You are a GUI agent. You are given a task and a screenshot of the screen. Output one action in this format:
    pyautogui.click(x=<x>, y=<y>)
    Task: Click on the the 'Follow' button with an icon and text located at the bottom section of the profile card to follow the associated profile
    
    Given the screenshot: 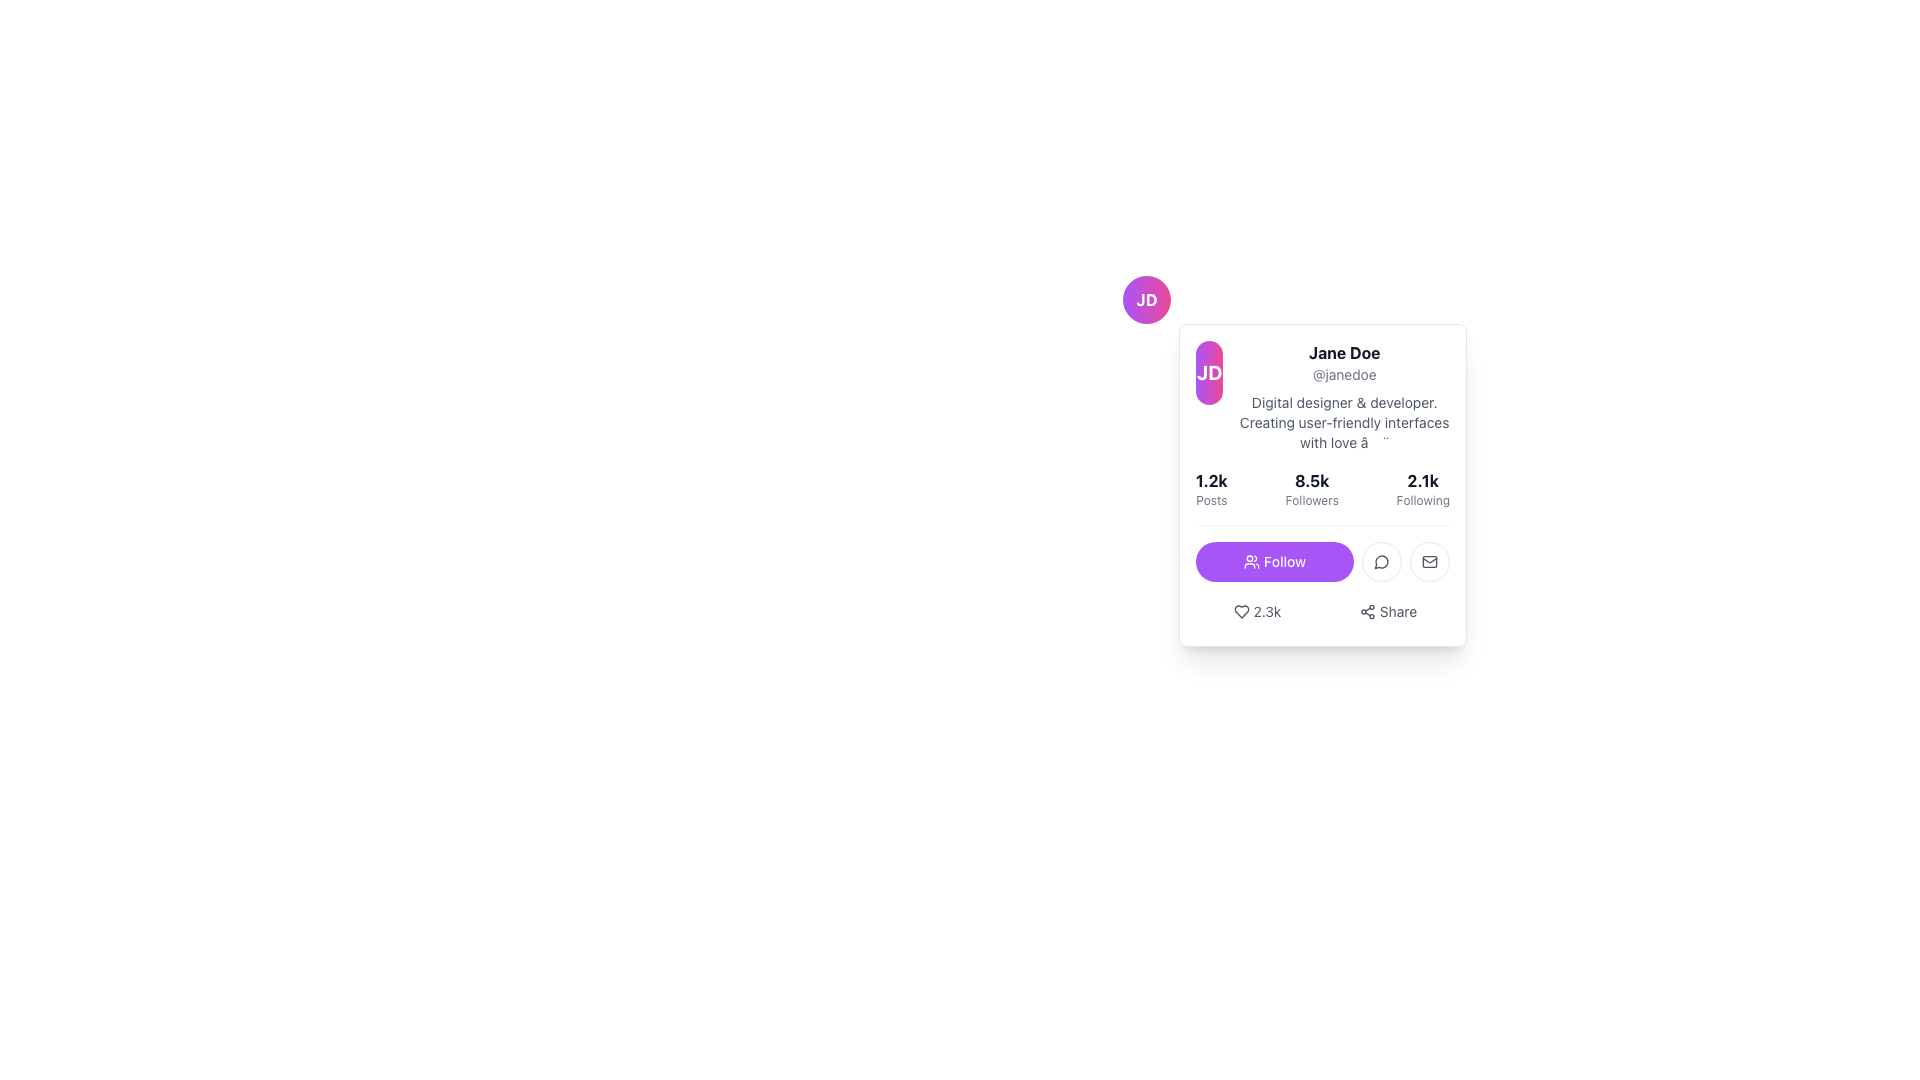 What is the action you would take?
    pyautogui.click(x=1274, y=562)
    